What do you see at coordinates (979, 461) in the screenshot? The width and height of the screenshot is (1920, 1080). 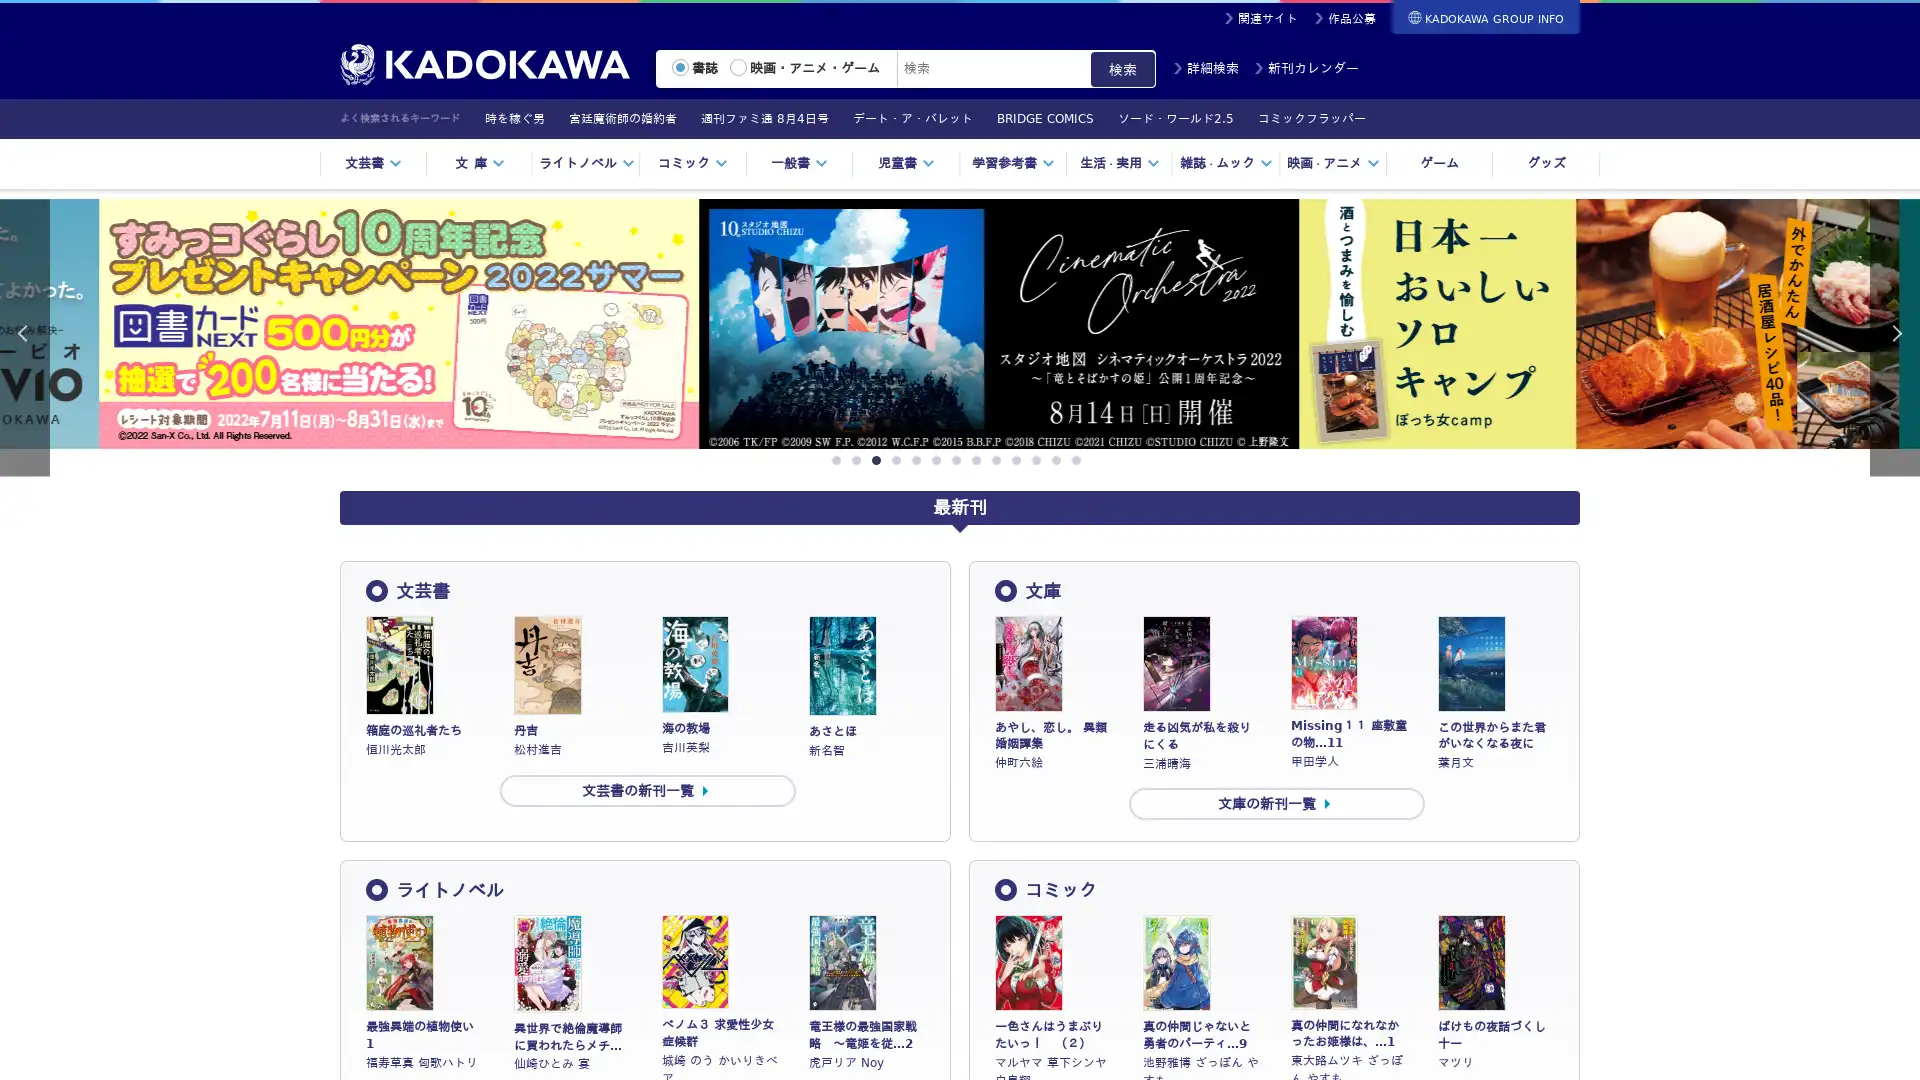 I see `8` at bounding box center [979, 461].